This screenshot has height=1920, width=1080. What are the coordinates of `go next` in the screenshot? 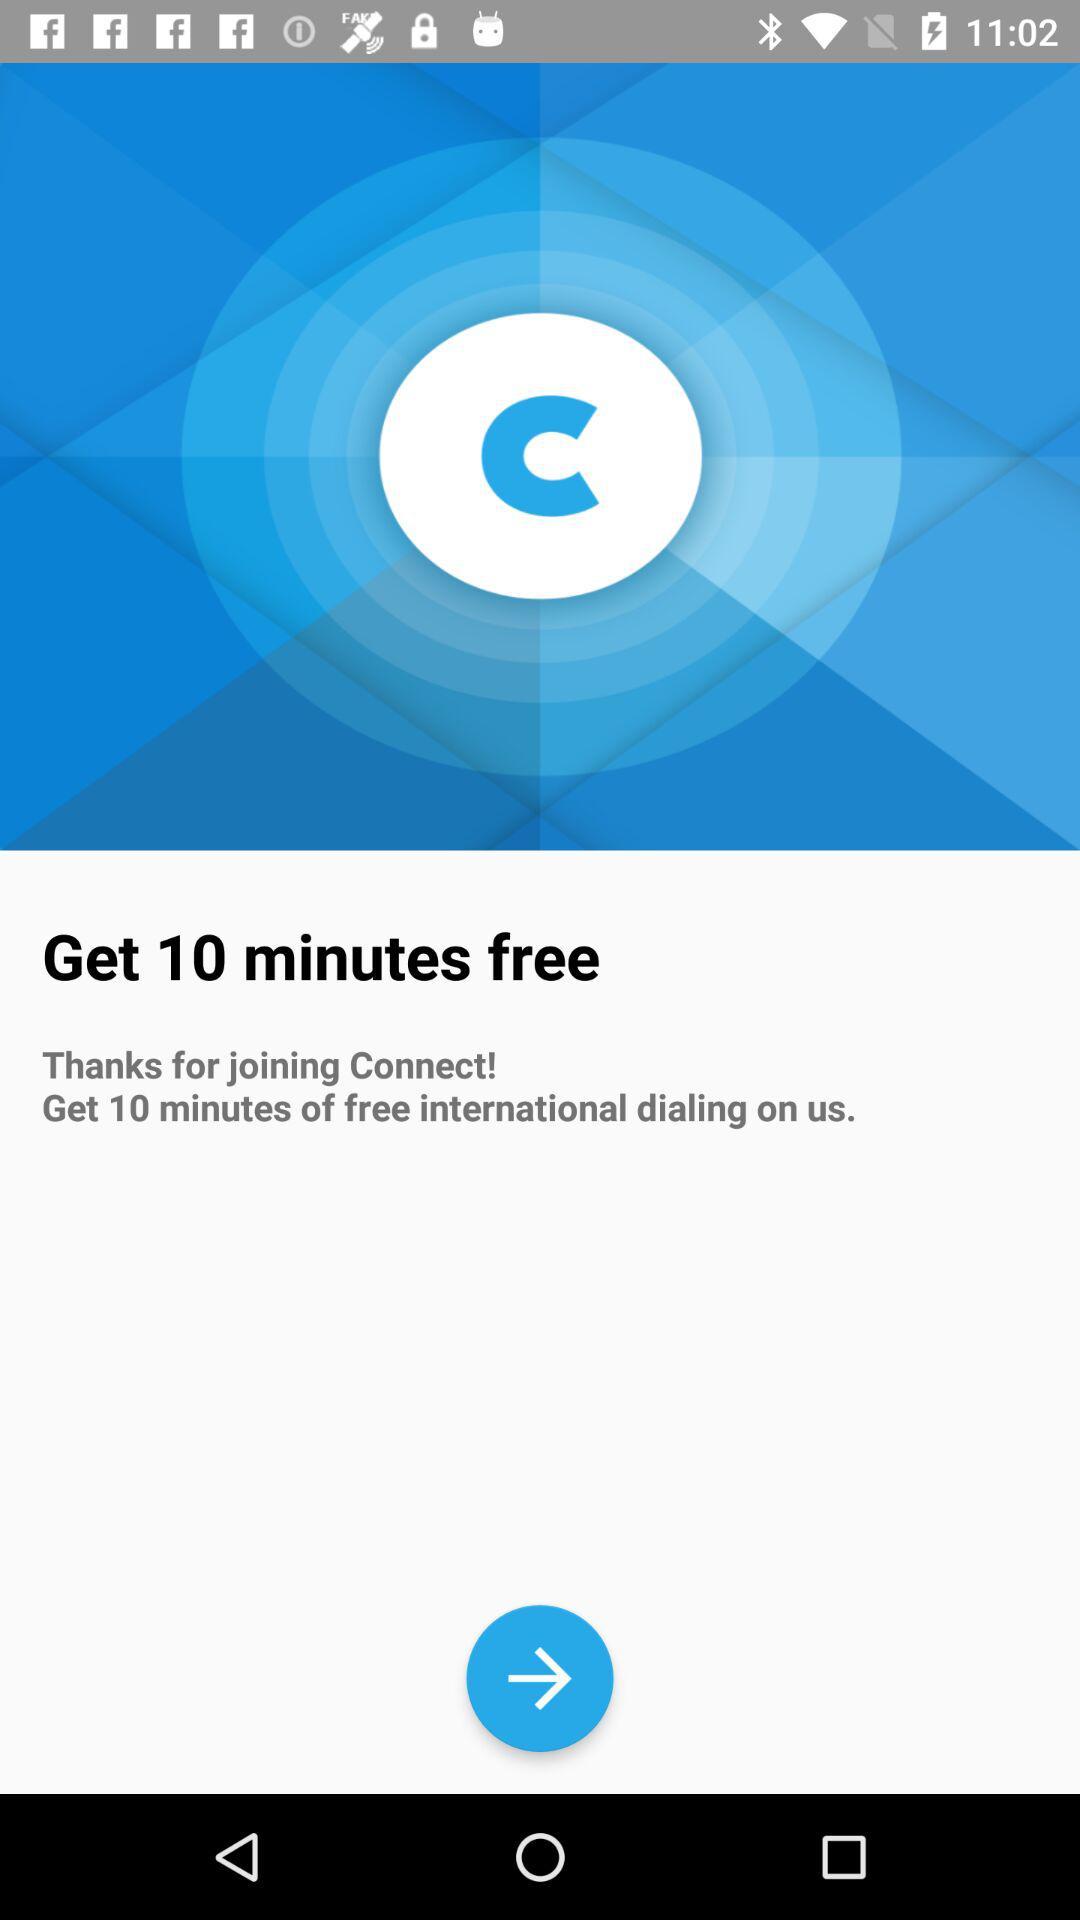 It's located at (540, 1678).